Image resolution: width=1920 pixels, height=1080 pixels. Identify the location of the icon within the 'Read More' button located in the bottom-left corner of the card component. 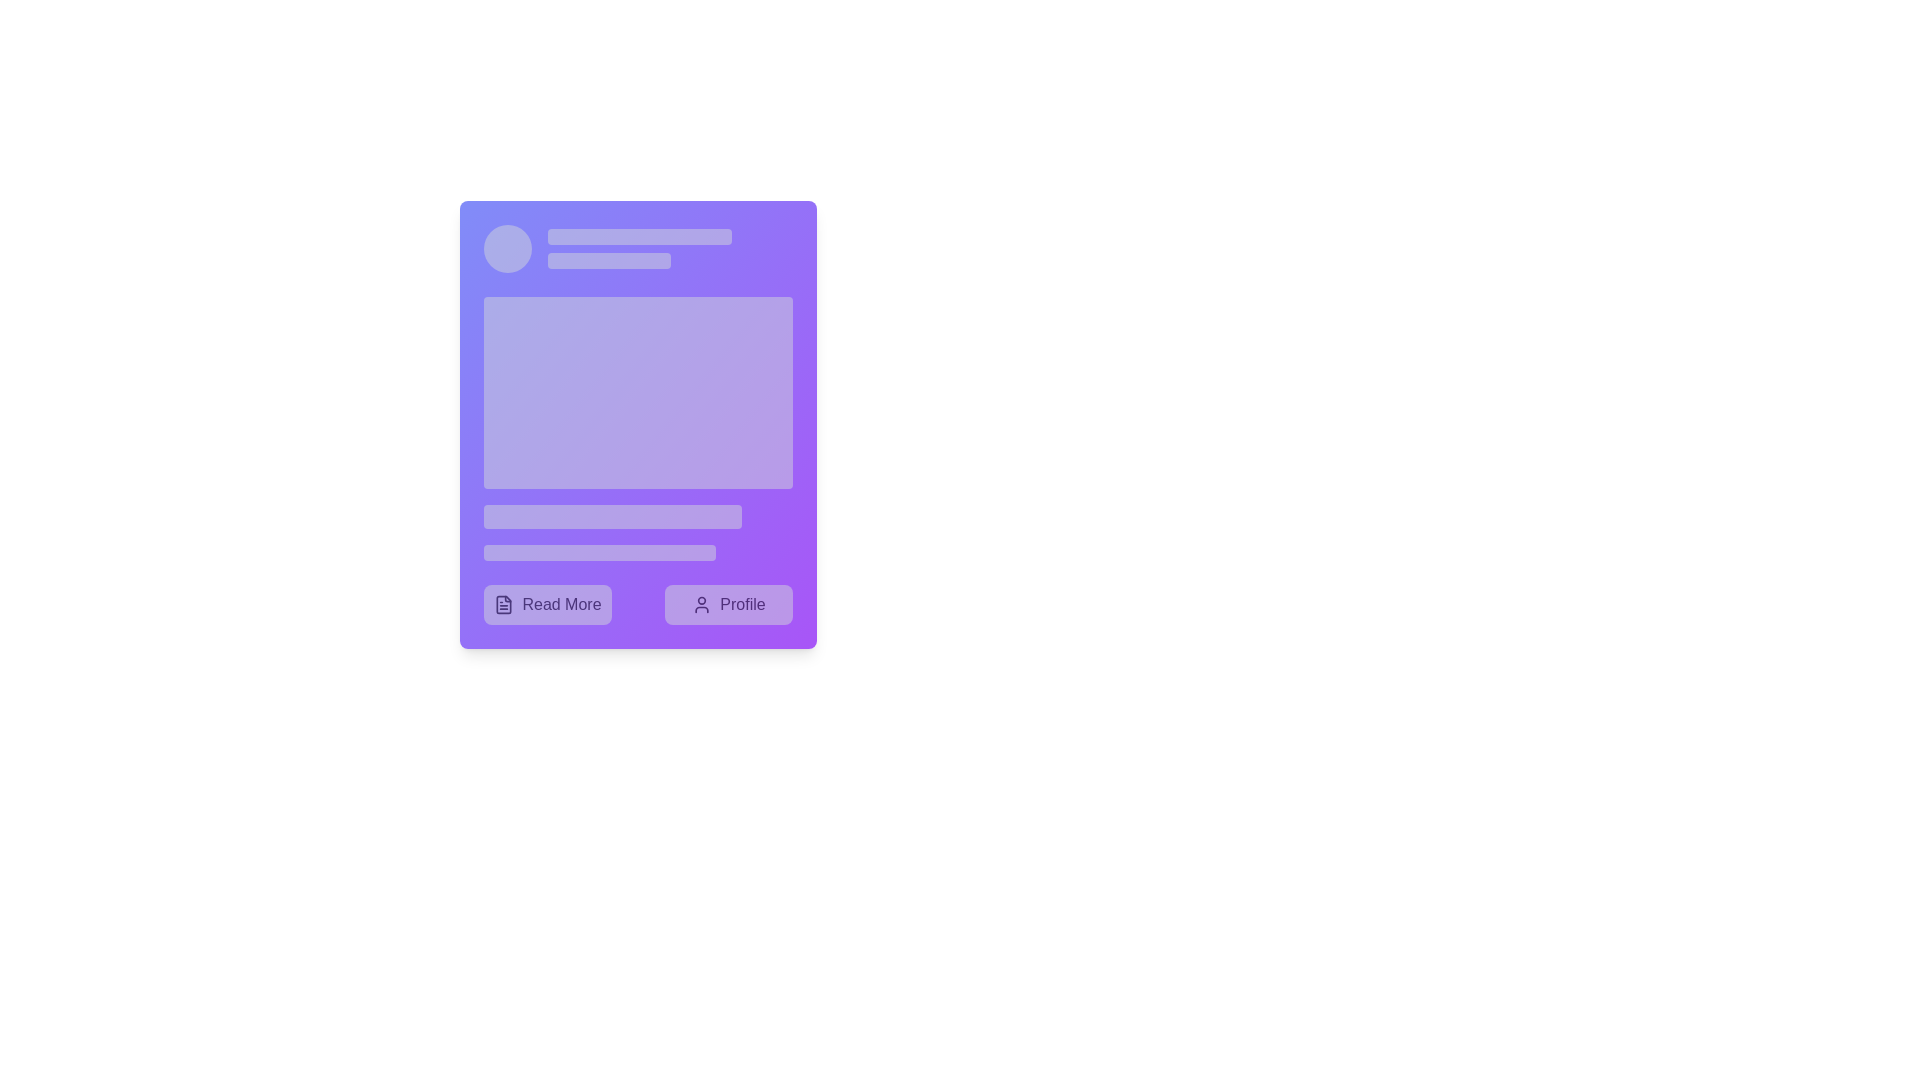
(504, 604).